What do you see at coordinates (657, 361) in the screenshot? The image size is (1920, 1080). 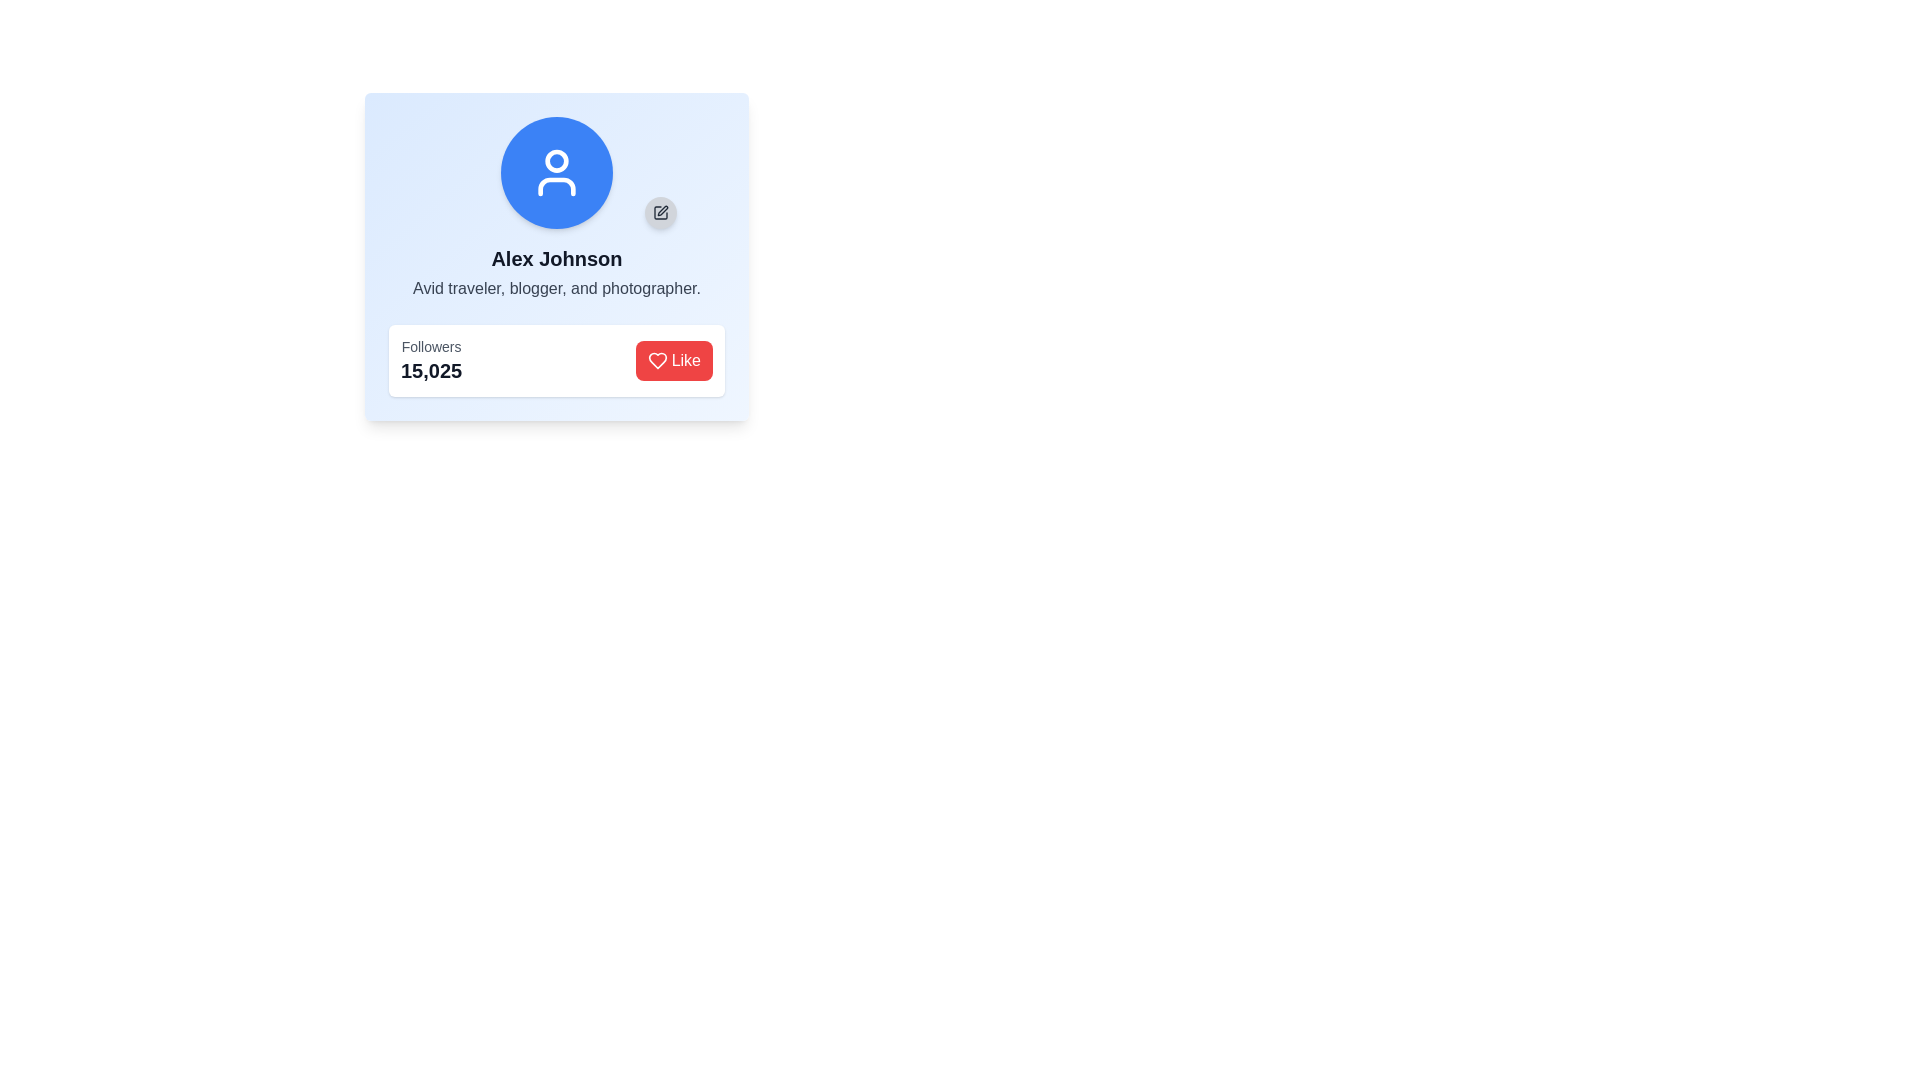 I see `the heart icon located inside the red button at the lower-right corner of the profile card, which signifies a 'like' action` at bounding box center [657, 361].